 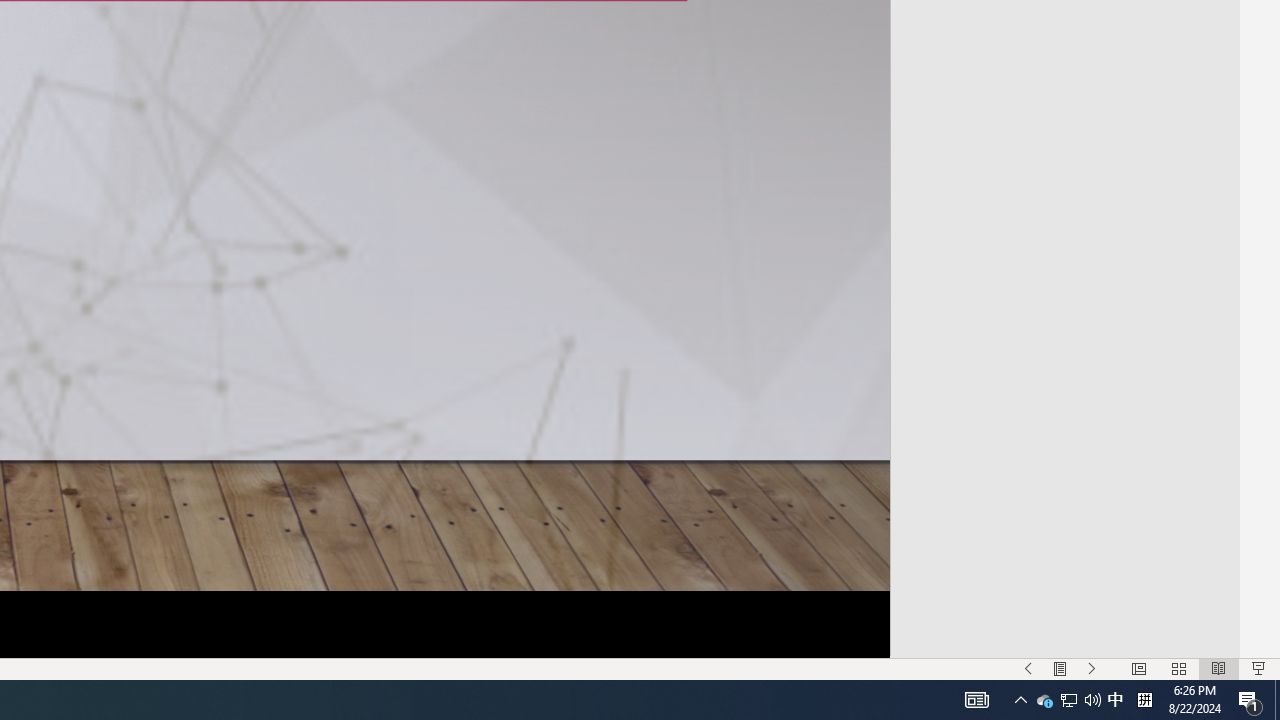 What do you see at coordinates (1028, 669) in the screenshot?
I see `'Slide Show Previous On'` at bounding box center [1028, 669].